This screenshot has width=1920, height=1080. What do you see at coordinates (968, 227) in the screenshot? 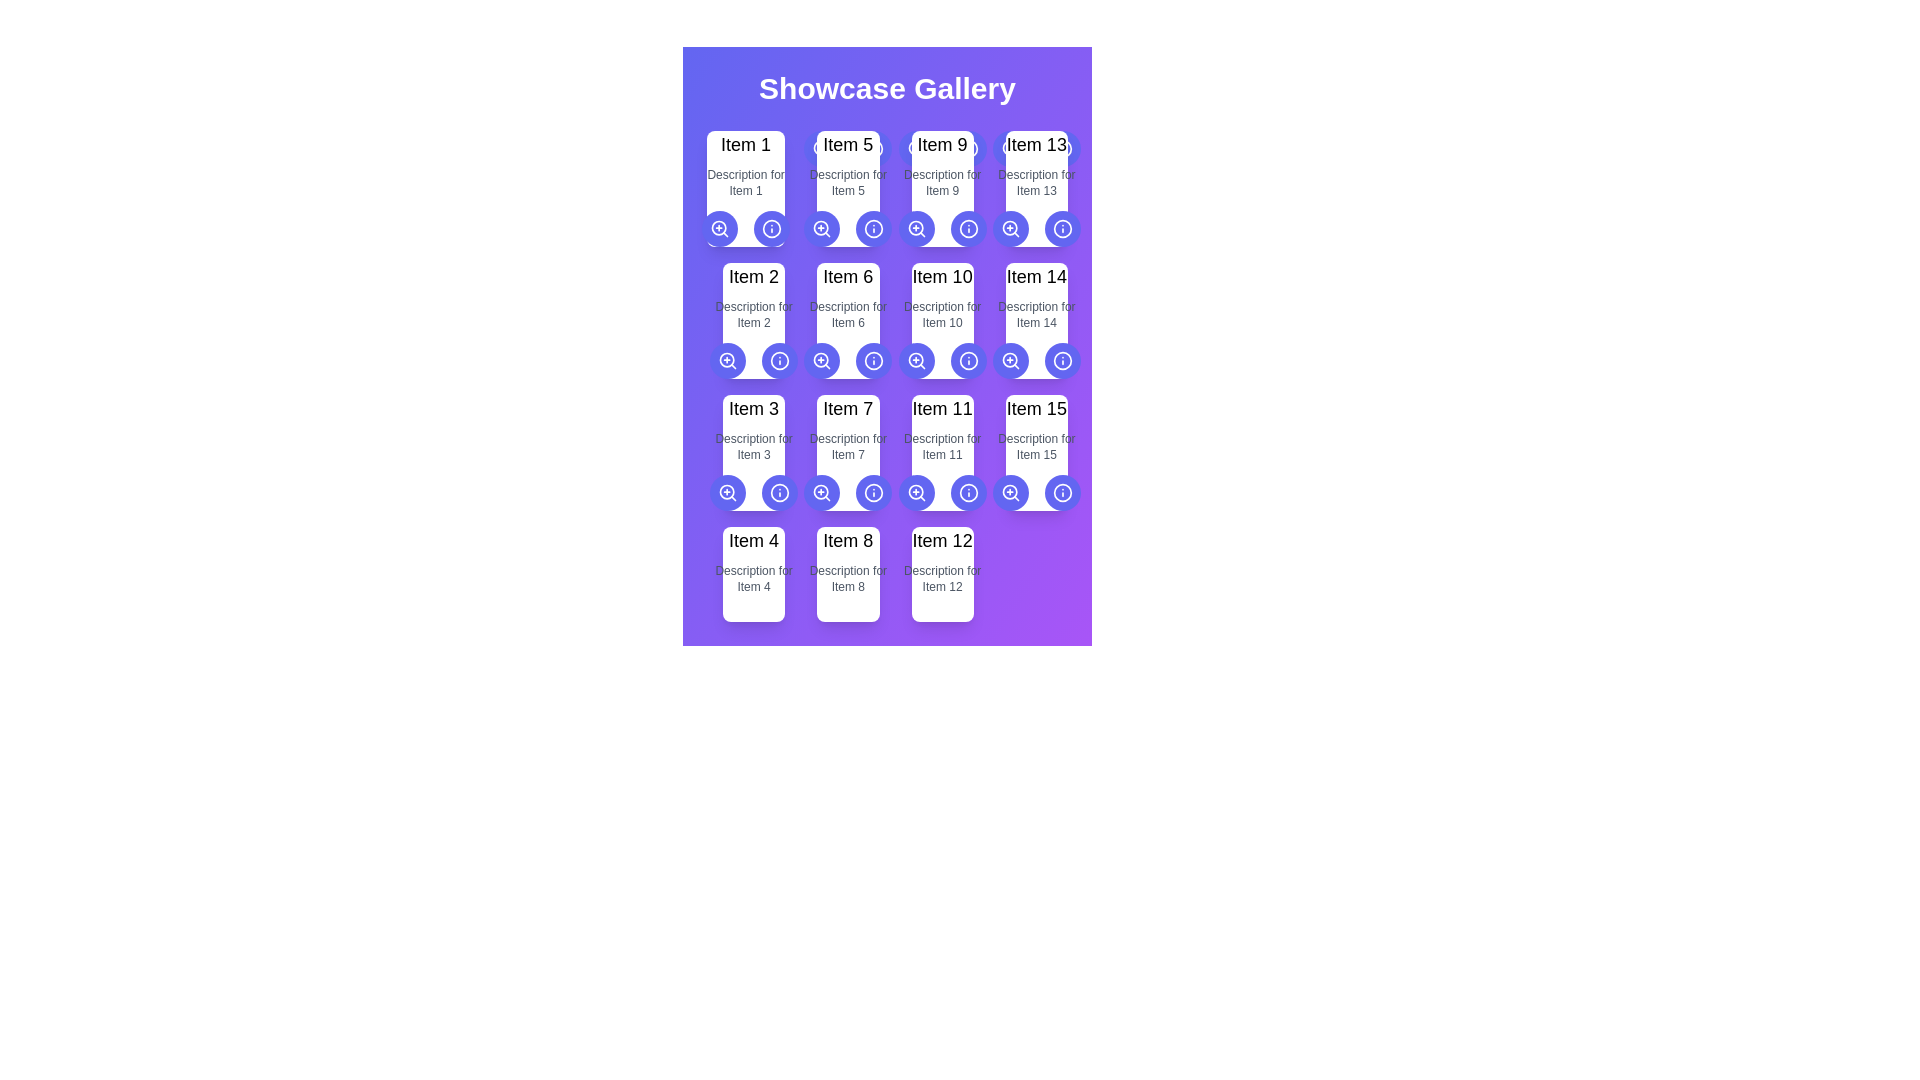
I see `the inner info icon located within the circular button in the lower right corner of Item 9` at bounding box center [968, 227].